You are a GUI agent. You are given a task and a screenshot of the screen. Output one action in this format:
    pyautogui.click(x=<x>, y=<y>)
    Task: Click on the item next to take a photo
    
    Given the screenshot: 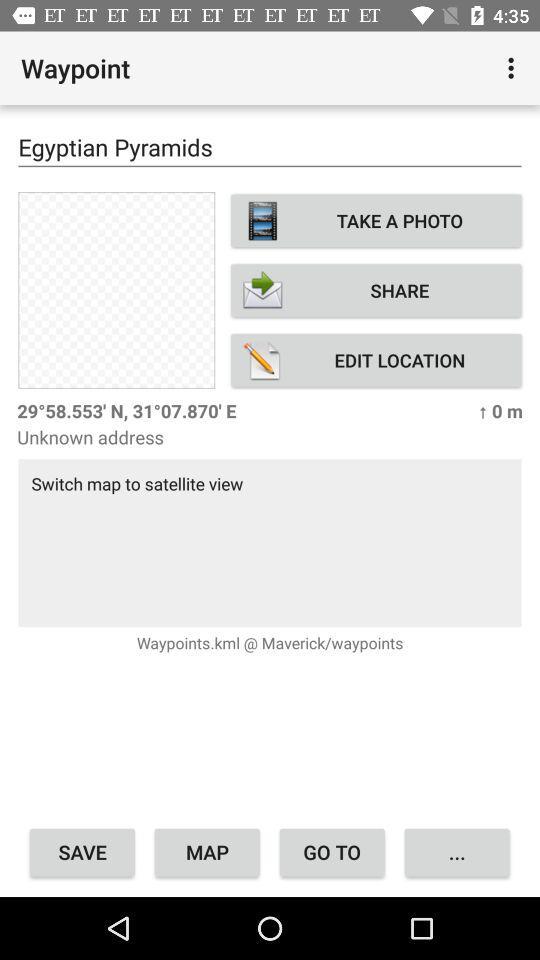 What is the action you would take?
    pyautogui.click(x=116, y=289)
    